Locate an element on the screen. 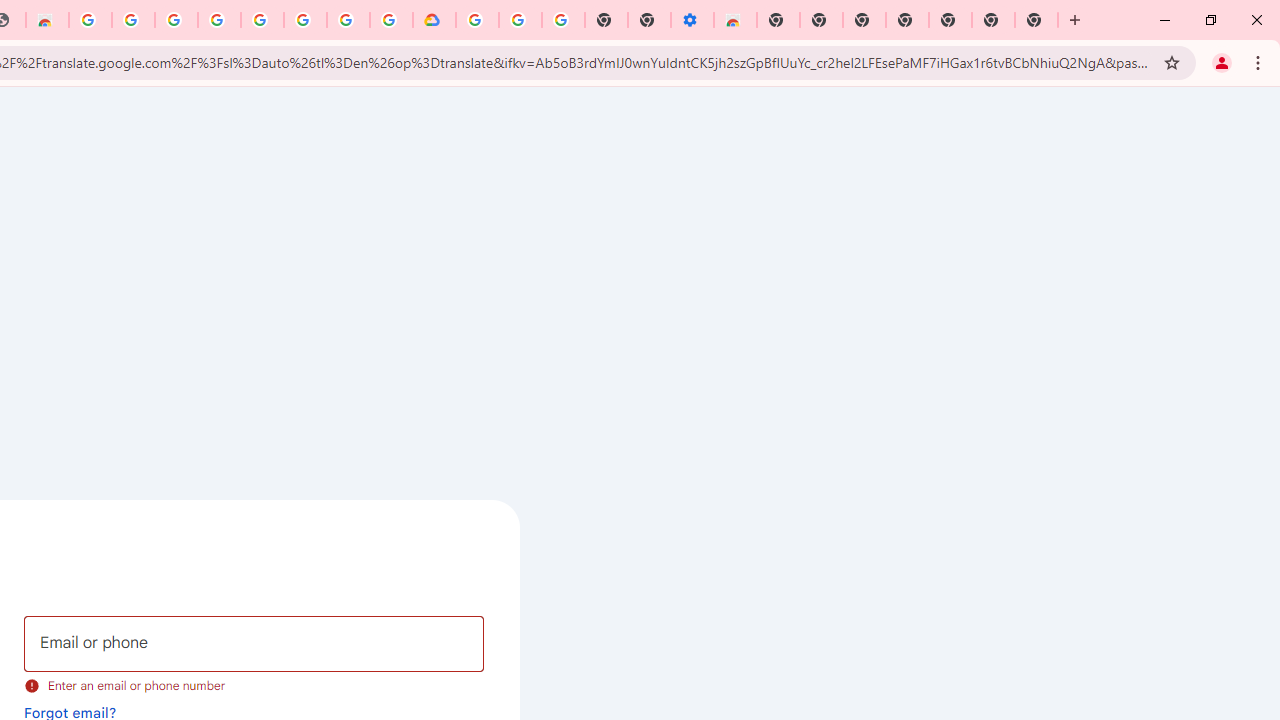 This screenshot has width=1280, height=720. 'Email or phone' is located at coordinates (253, 643).